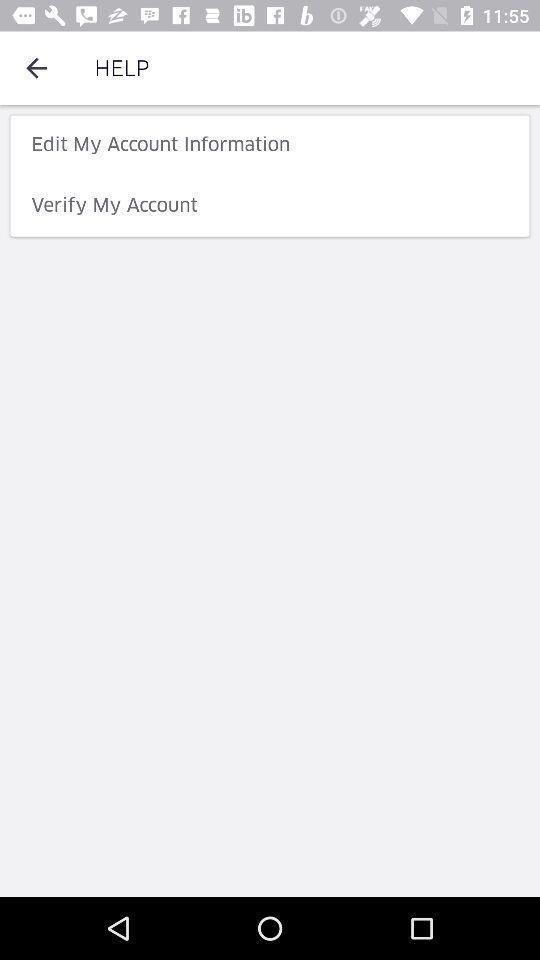  I want to click on the item to the left of help icon, so click(36, 68).